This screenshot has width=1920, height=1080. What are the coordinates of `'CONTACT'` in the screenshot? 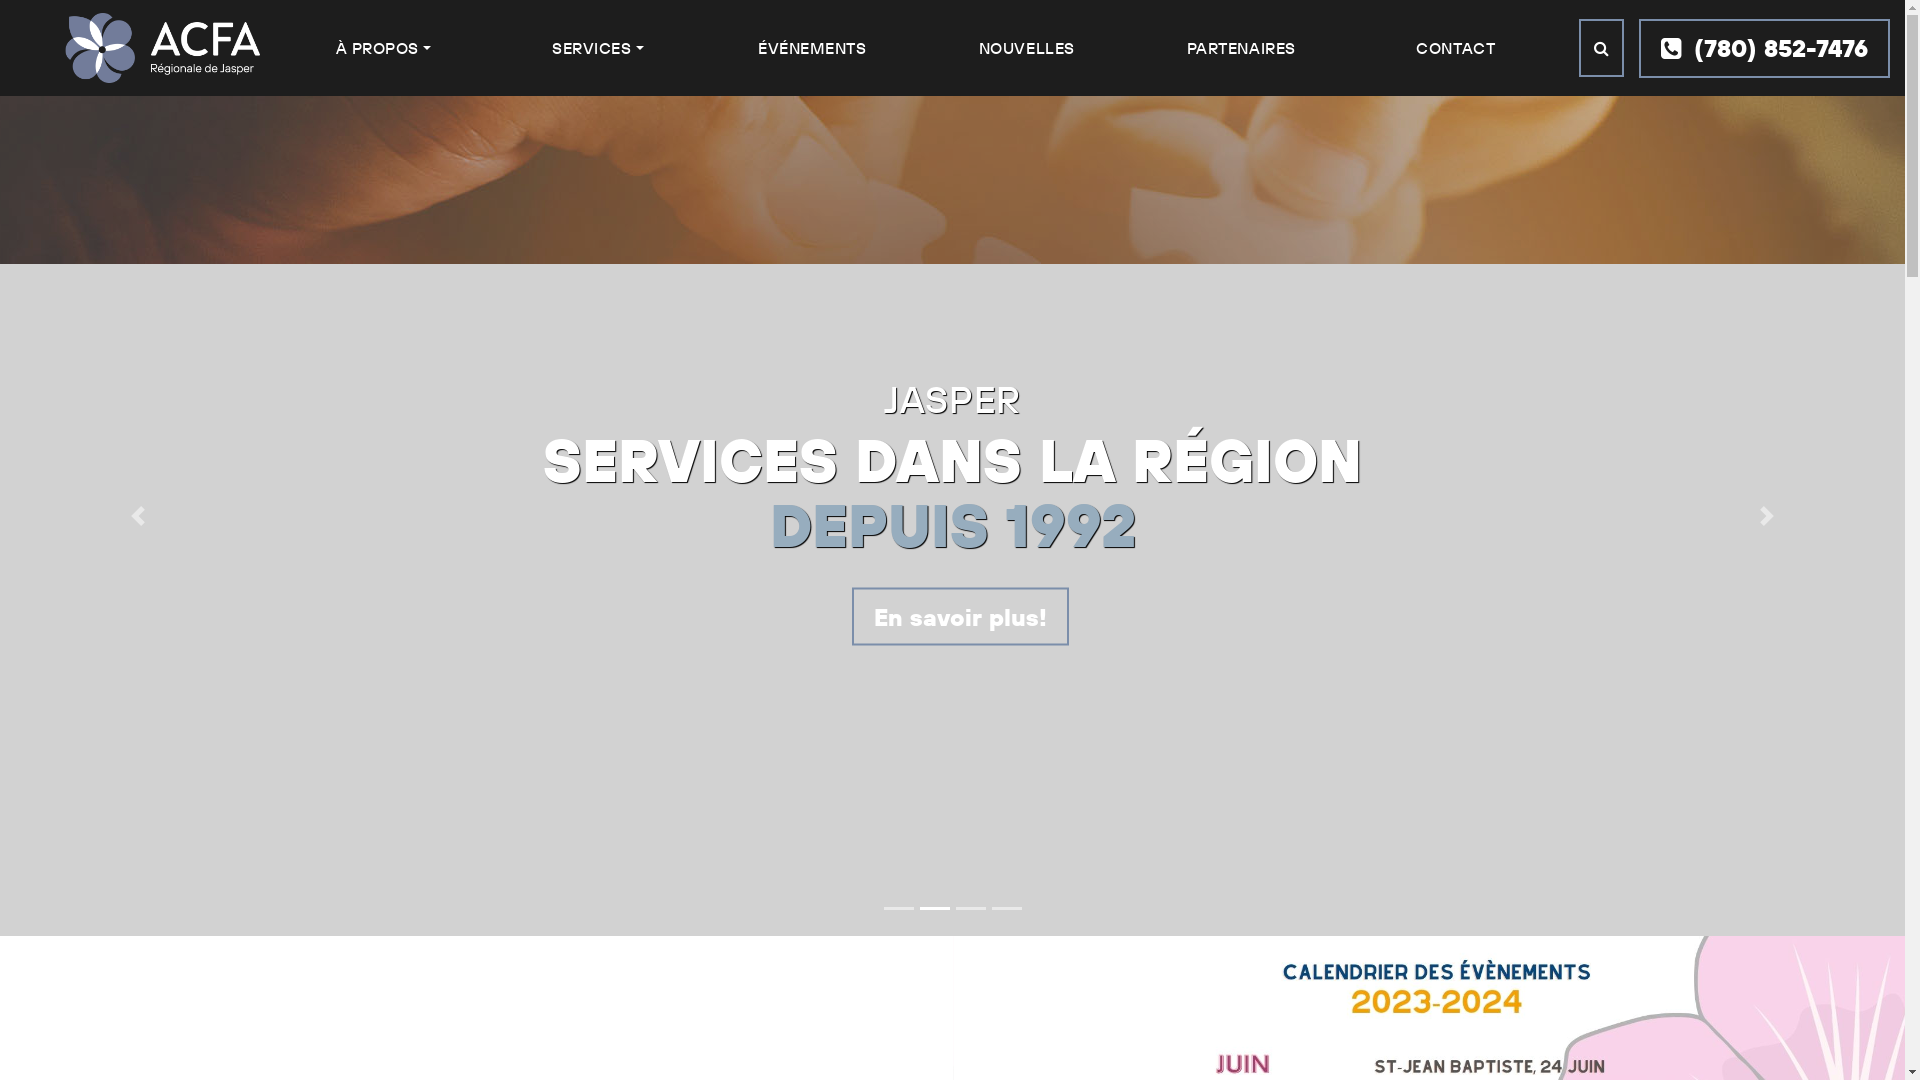 It's located at (1400, 46).